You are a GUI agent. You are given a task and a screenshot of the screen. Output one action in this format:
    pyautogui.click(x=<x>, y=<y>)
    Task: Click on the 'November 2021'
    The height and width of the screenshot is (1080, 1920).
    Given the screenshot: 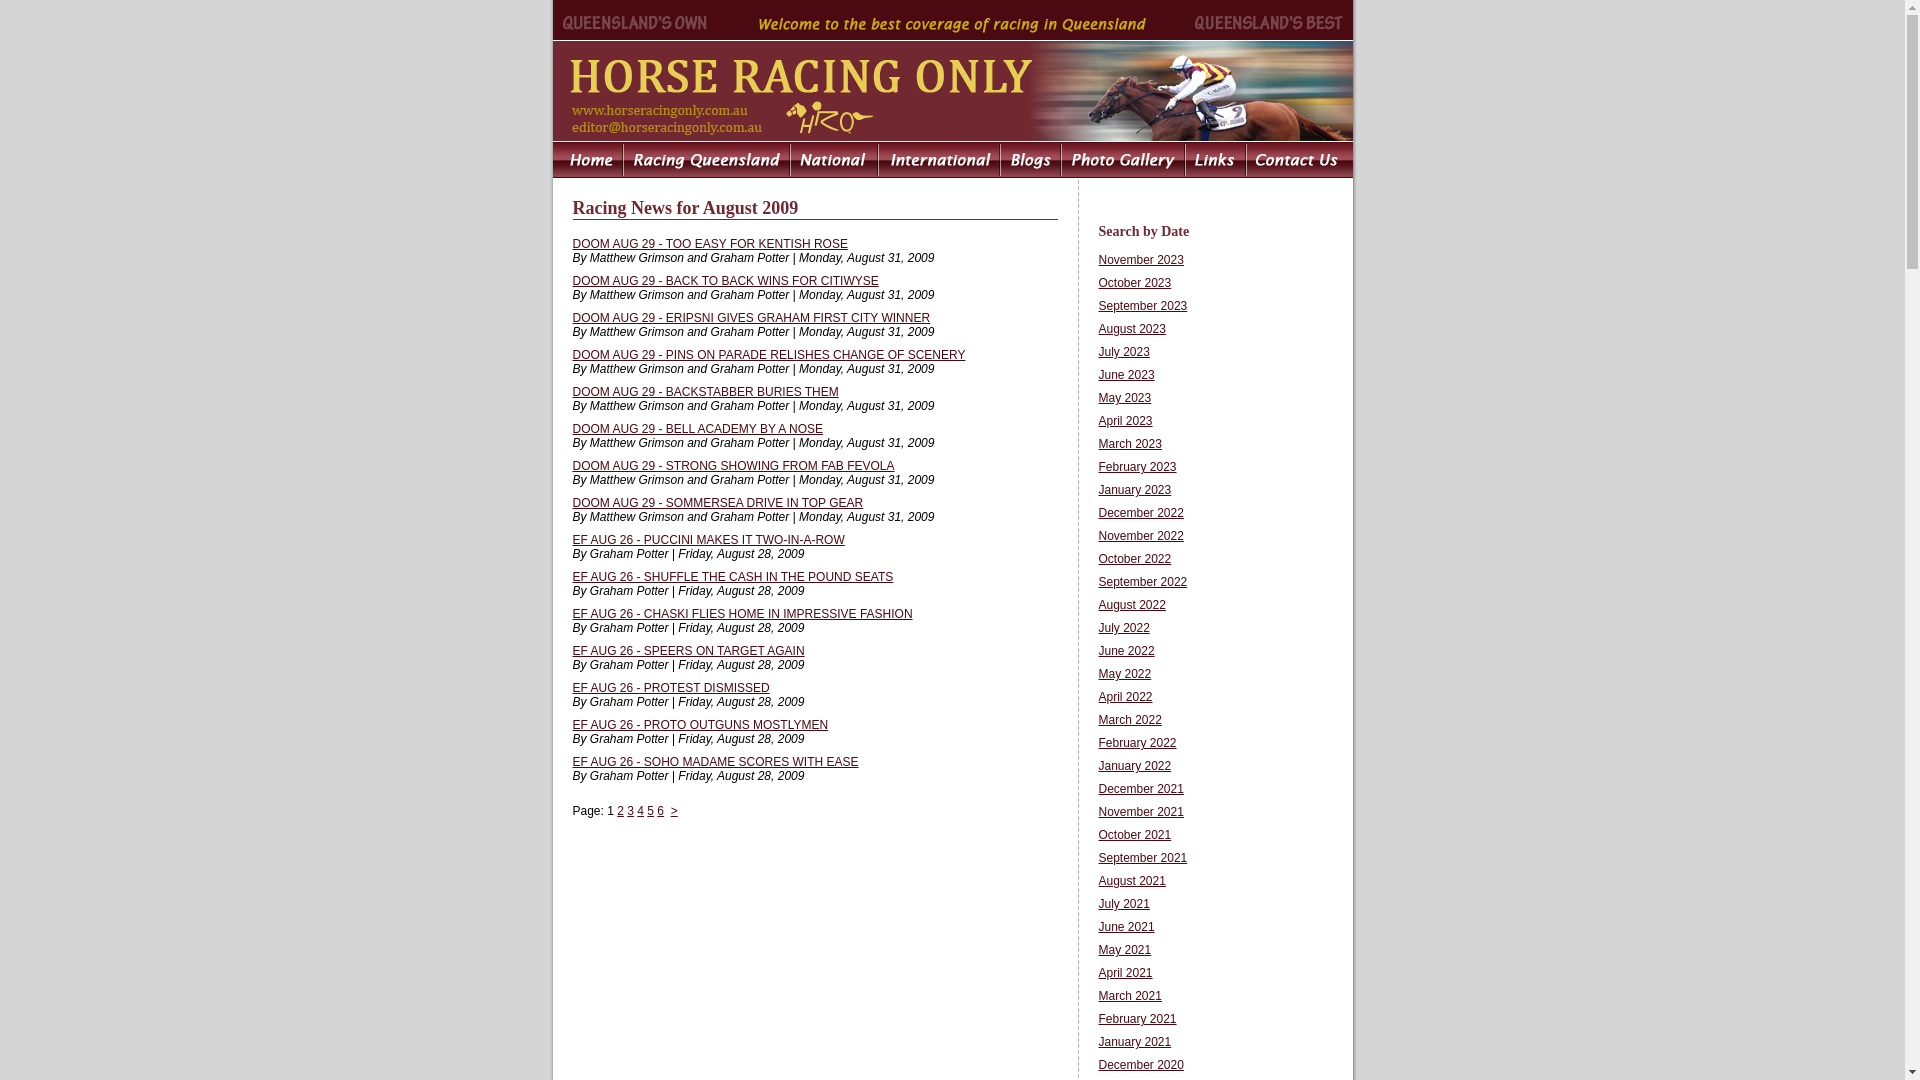 What is the action you would take?
    pyautogui.click(x=1140, y=812)
    